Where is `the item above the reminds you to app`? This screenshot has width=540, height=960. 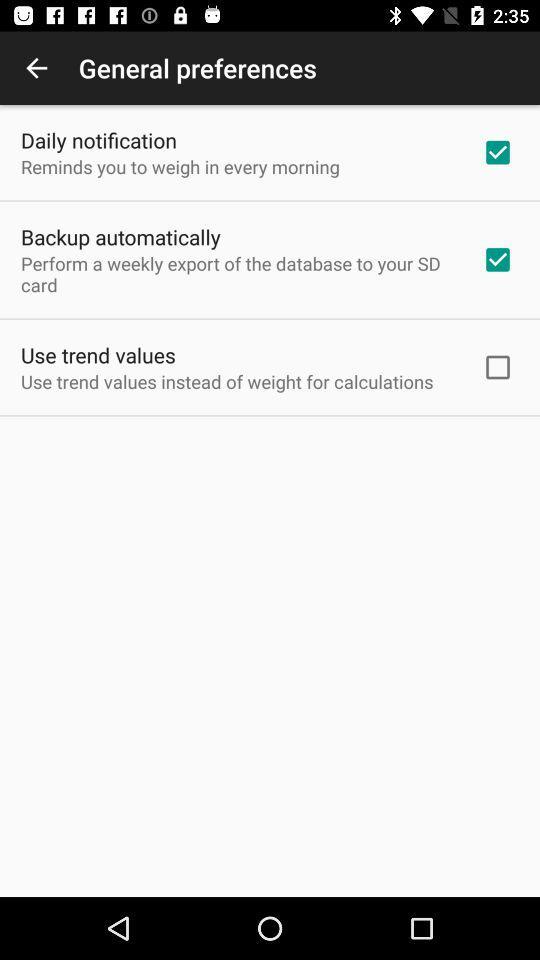
the item above the reminds you to app is located at coordinates (97, 139).